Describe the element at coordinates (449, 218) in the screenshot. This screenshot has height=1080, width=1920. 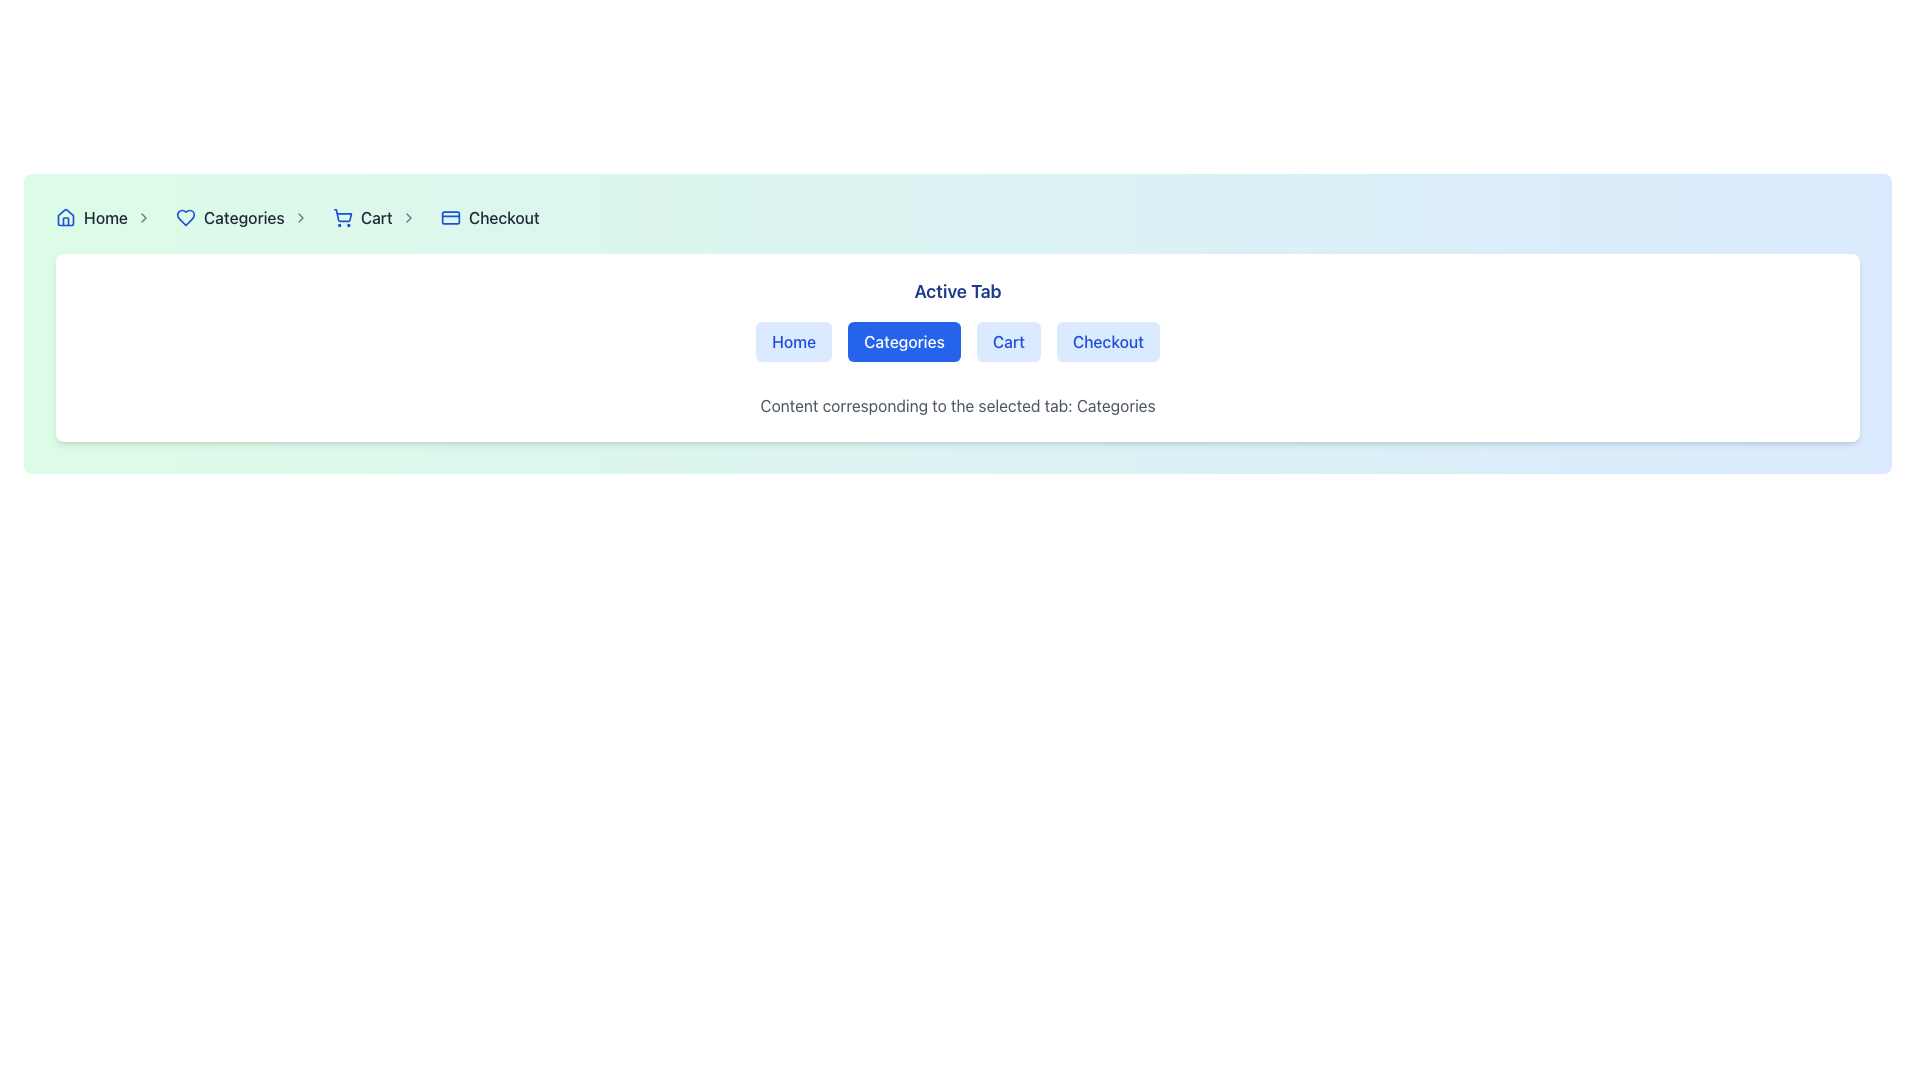
I see `the credit card icon in the breadcrumb navigation bar, located to the left of the 'Checkout' text` at that location.